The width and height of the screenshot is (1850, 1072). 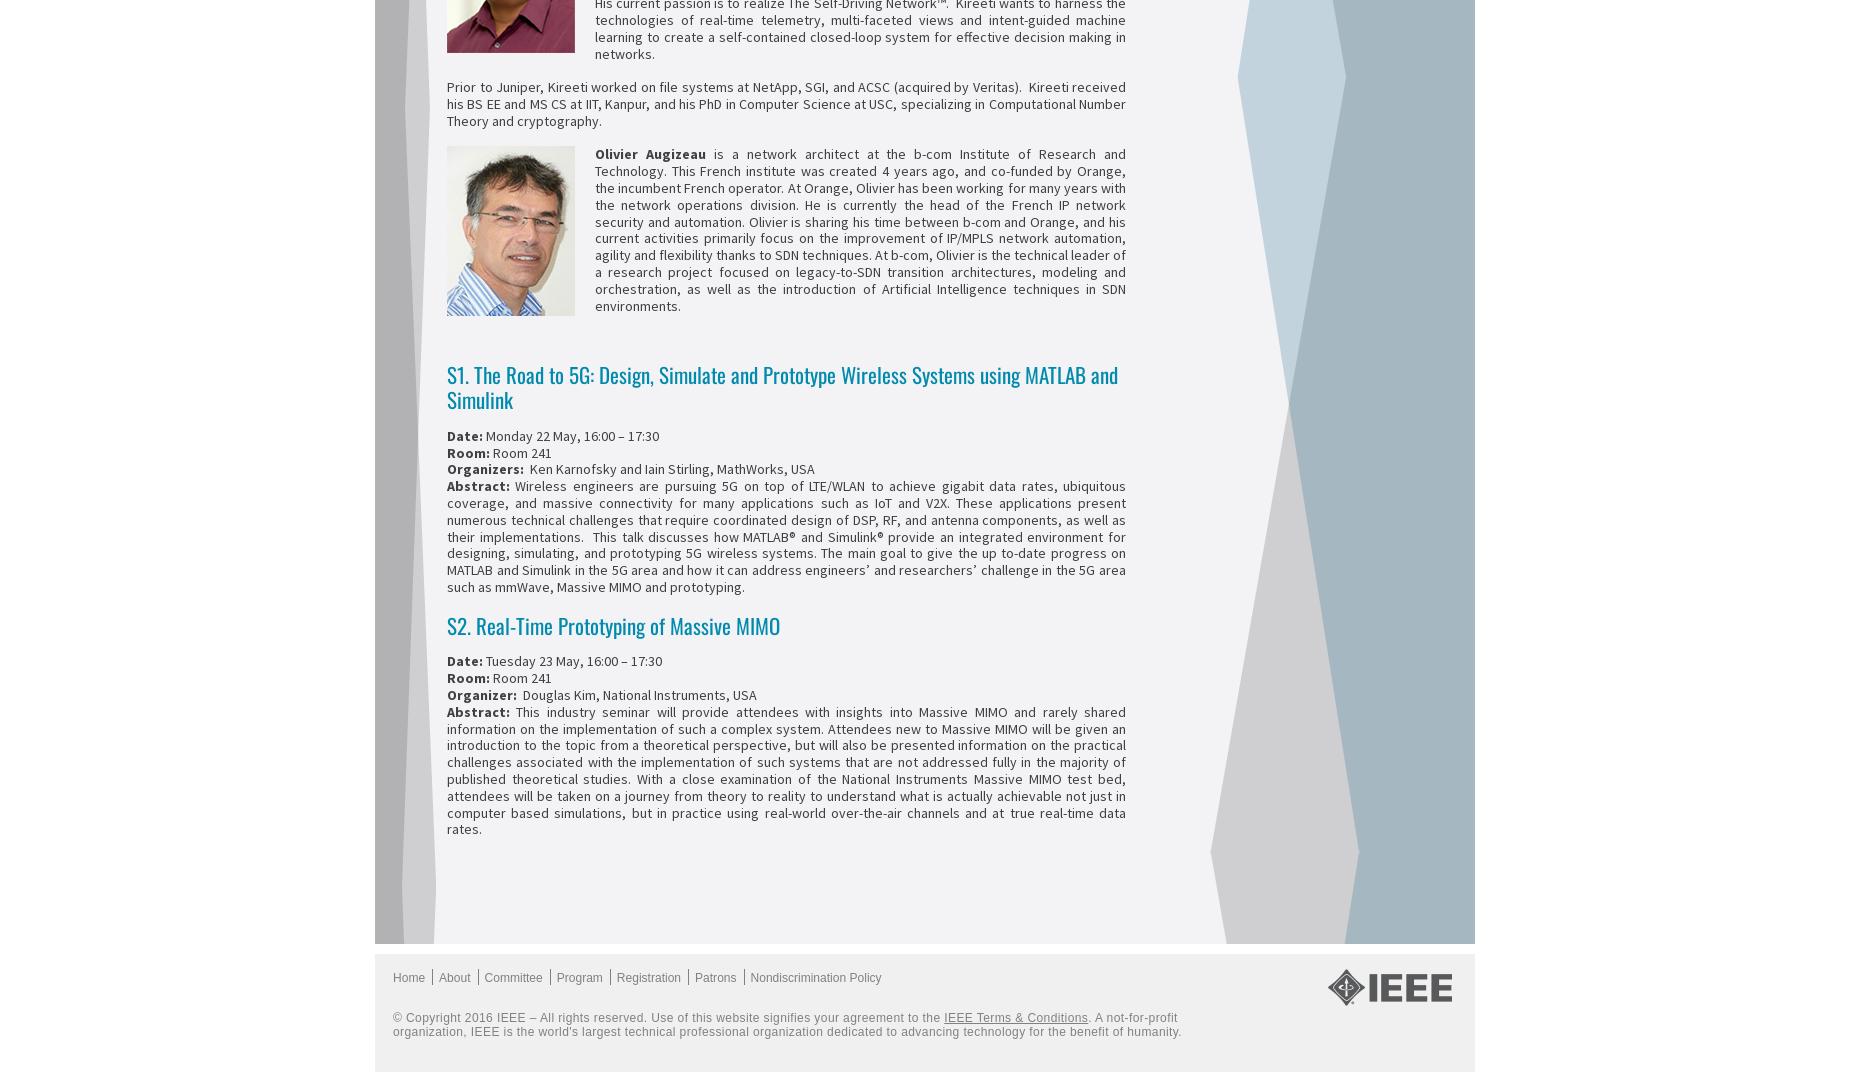 I want to click on 'Wireless engineers are pursuing 5G on top of LTE/WLAN to achieve gigabit data rates, ubiquitous coverage, and massive connectivity for many applications such as IoT and V2X. These applications present numerous technical challenges that require coordinated design of DSP, RF, and antenna components, as well as their implementations.  This talk discusses how MATLAB® and Simulink® provide an integrated environment for designing, simulating, and prototyping 5G wireless systems. The main goal to give the up to-date progress on MATLAB and Simulink in the 5G area and how it can address engineers’ and researchers’ challenge in the 5G area such as mmWave, Massive MIMO and prototyping.', so click(x=786, y=536).